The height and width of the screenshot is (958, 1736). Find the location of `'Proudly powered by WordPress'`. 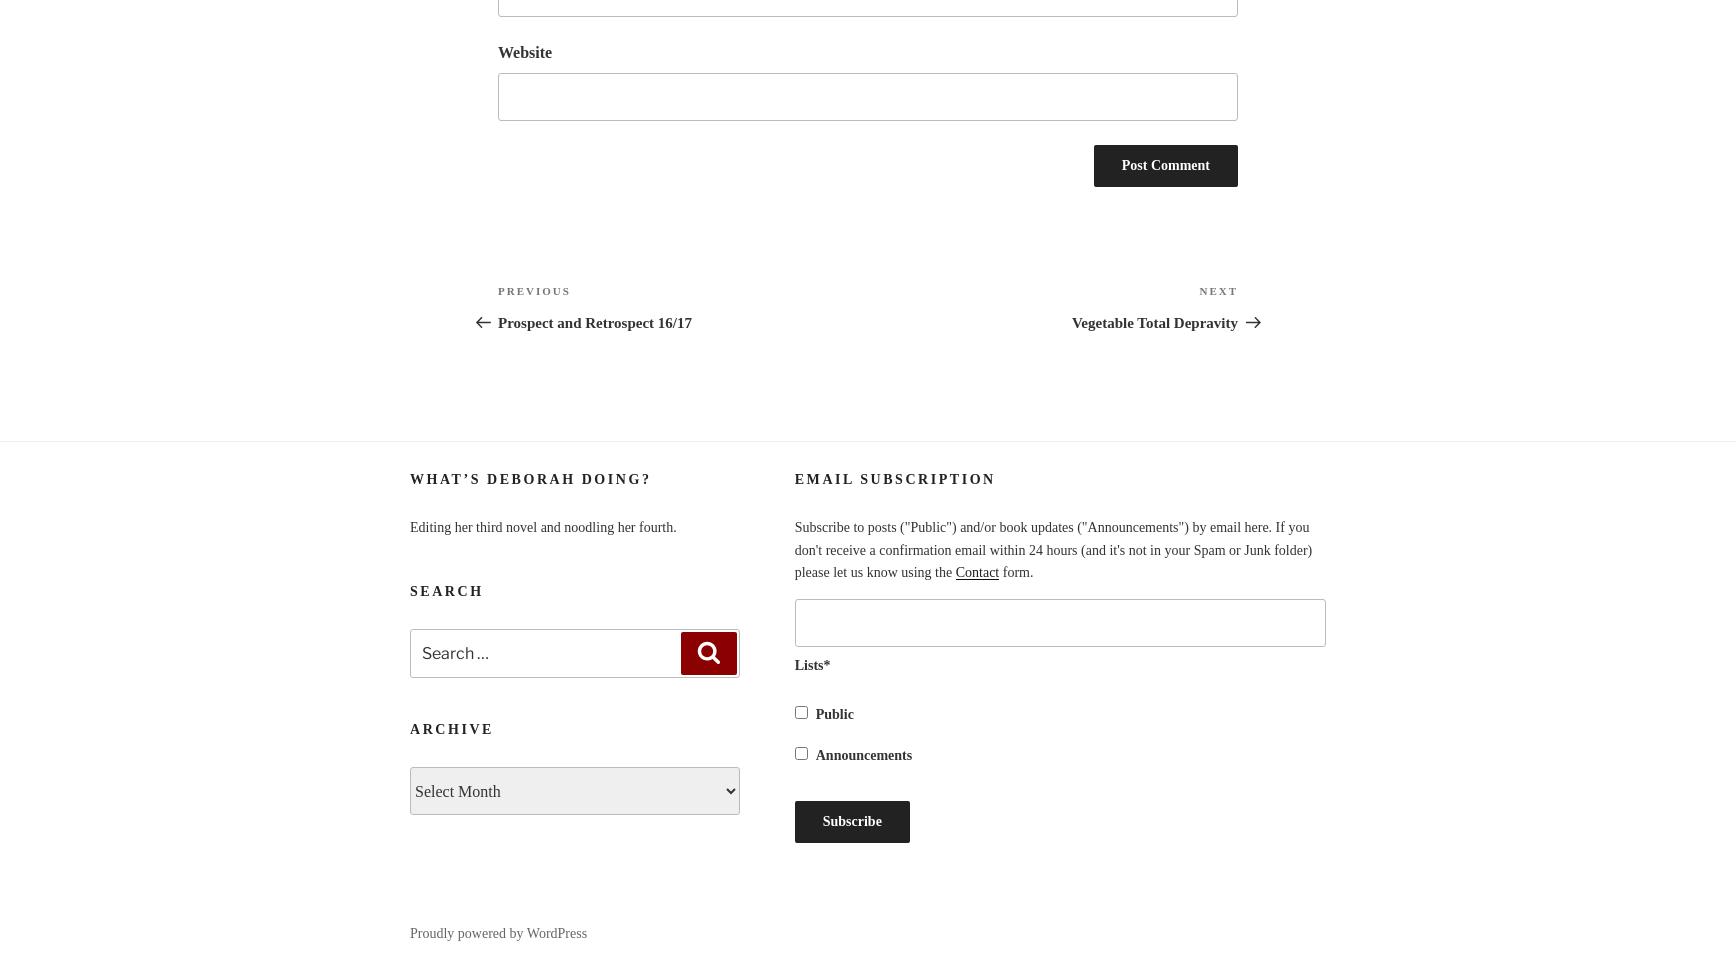

'Proudly powered by WordPress' is located at coordinates (498, 932).